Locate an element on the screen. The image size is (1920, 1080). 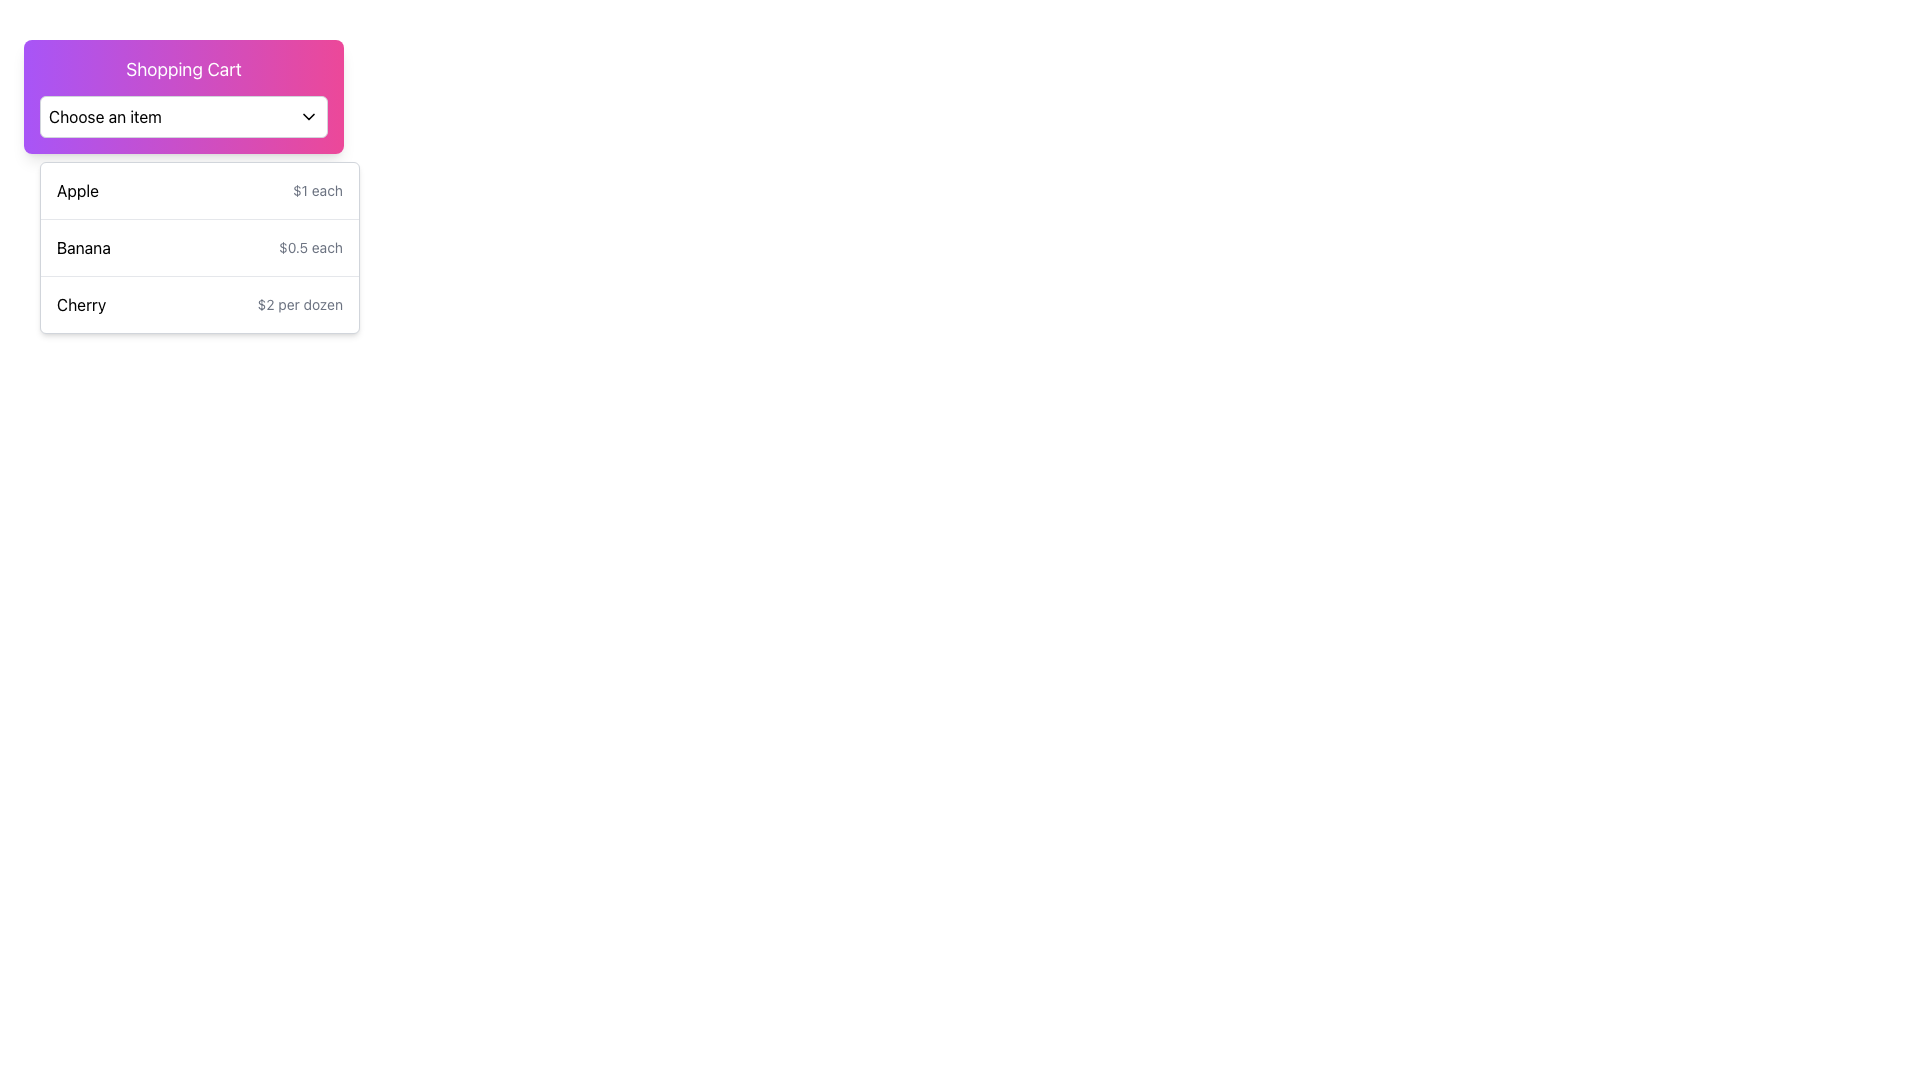
on the 'Banana' item in the list is located at coordinates (200, 246).